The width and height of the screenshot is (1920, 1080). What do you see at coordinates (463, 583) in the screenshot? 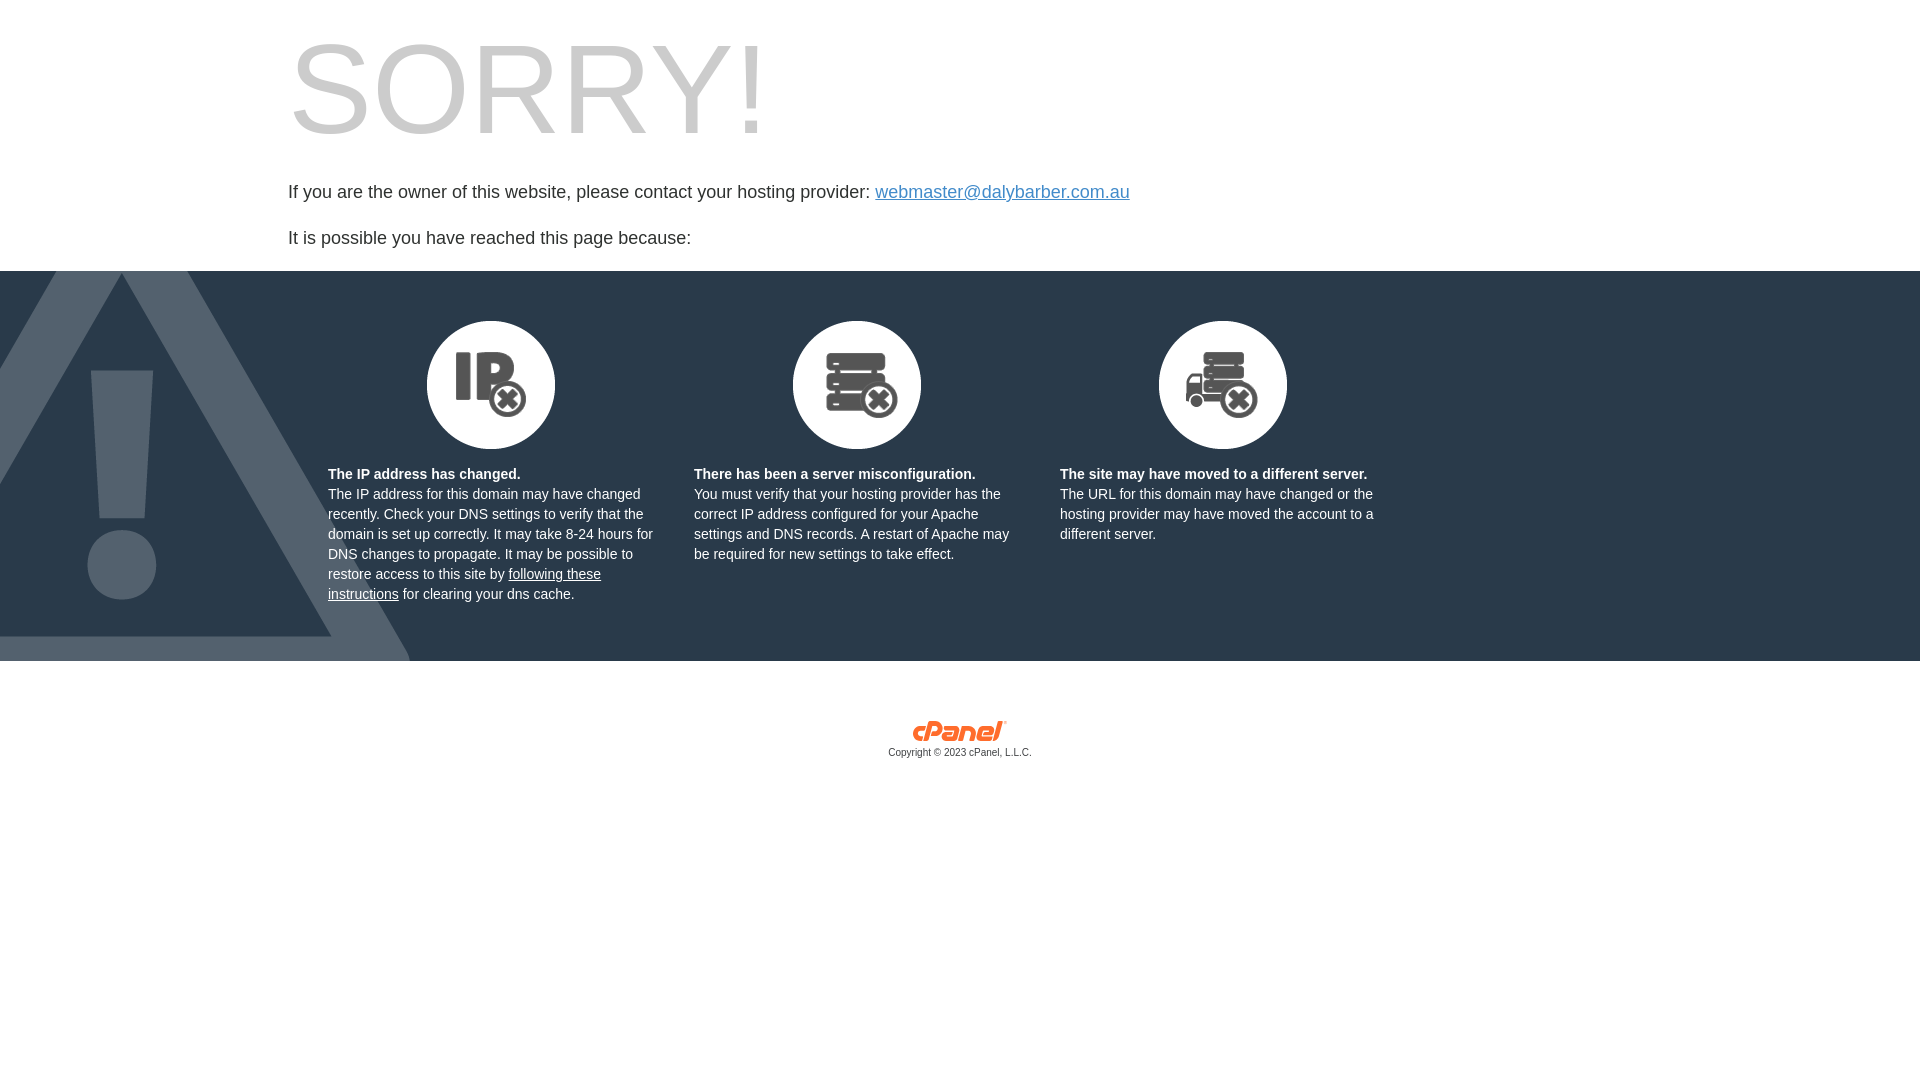
I see `'following these instructions'` at bounding box center [463, 583].